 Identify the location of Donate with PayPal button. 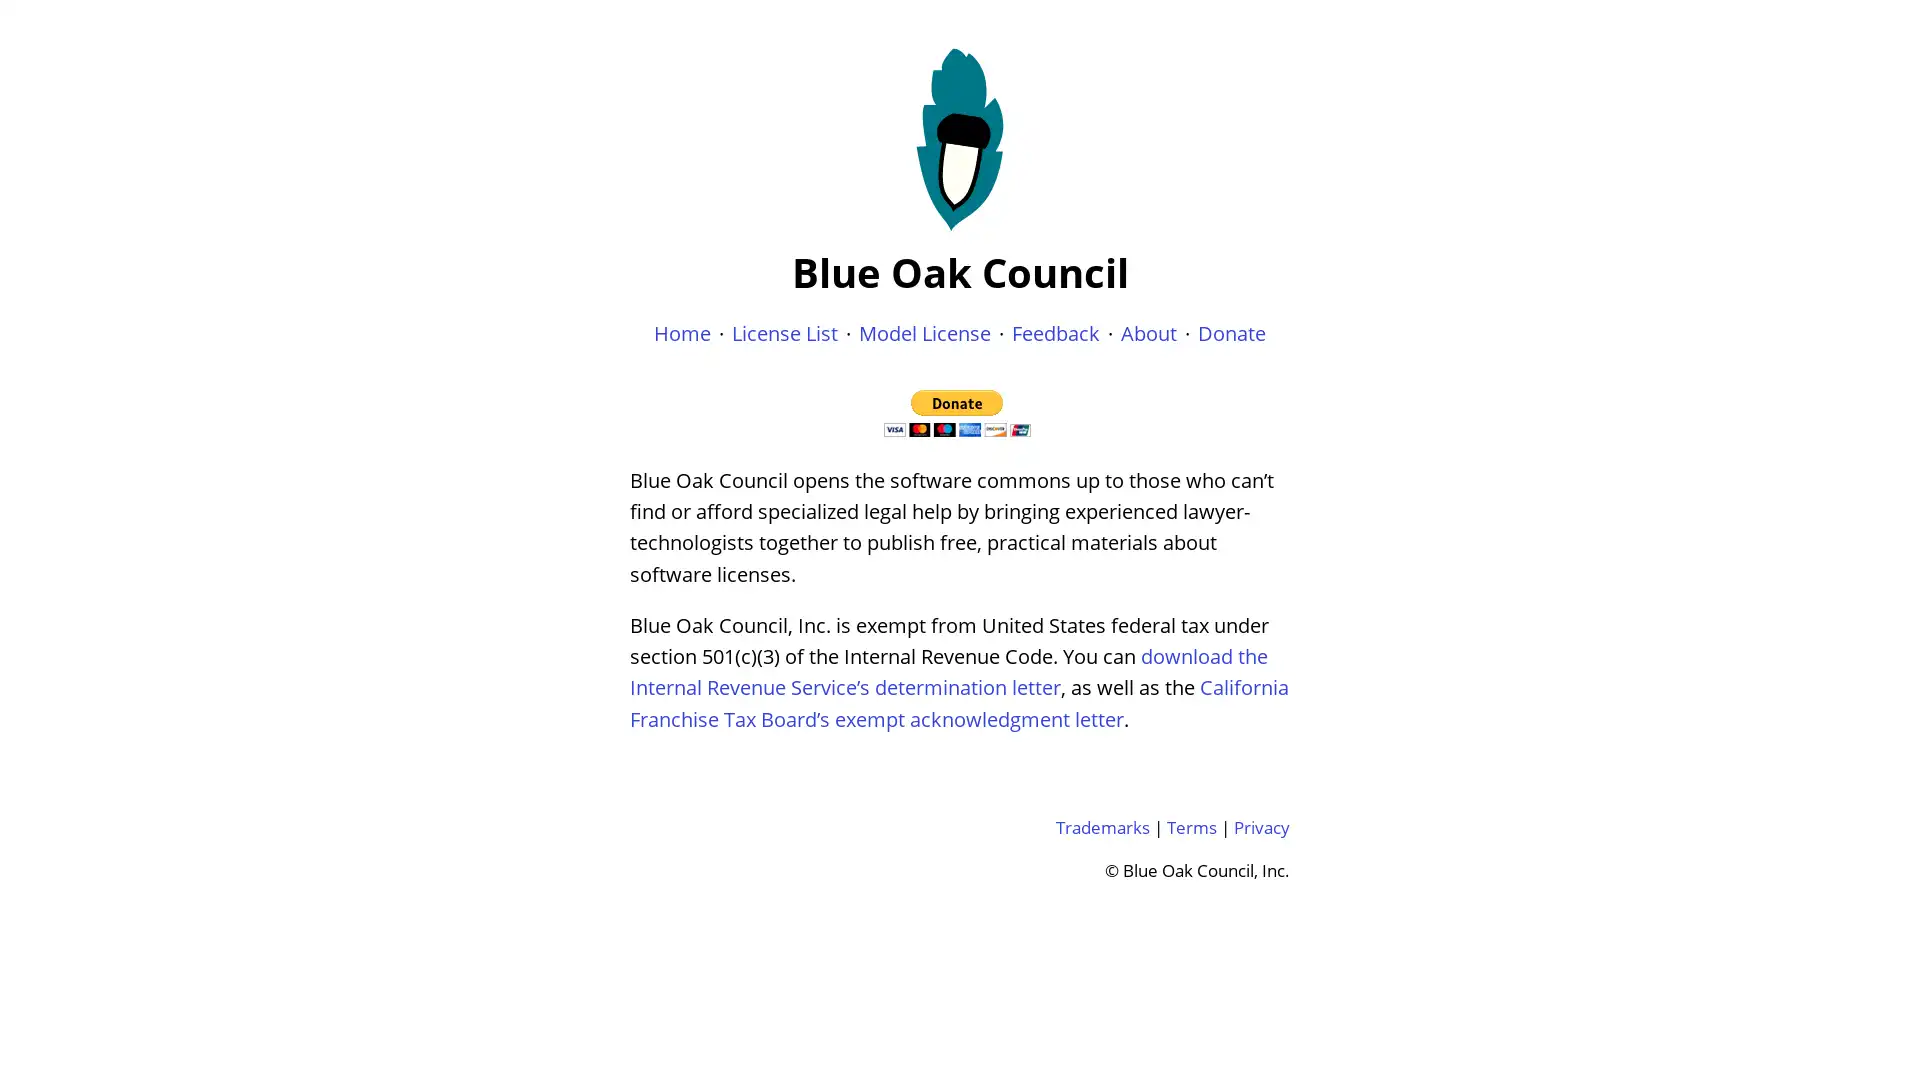
(955, 411).